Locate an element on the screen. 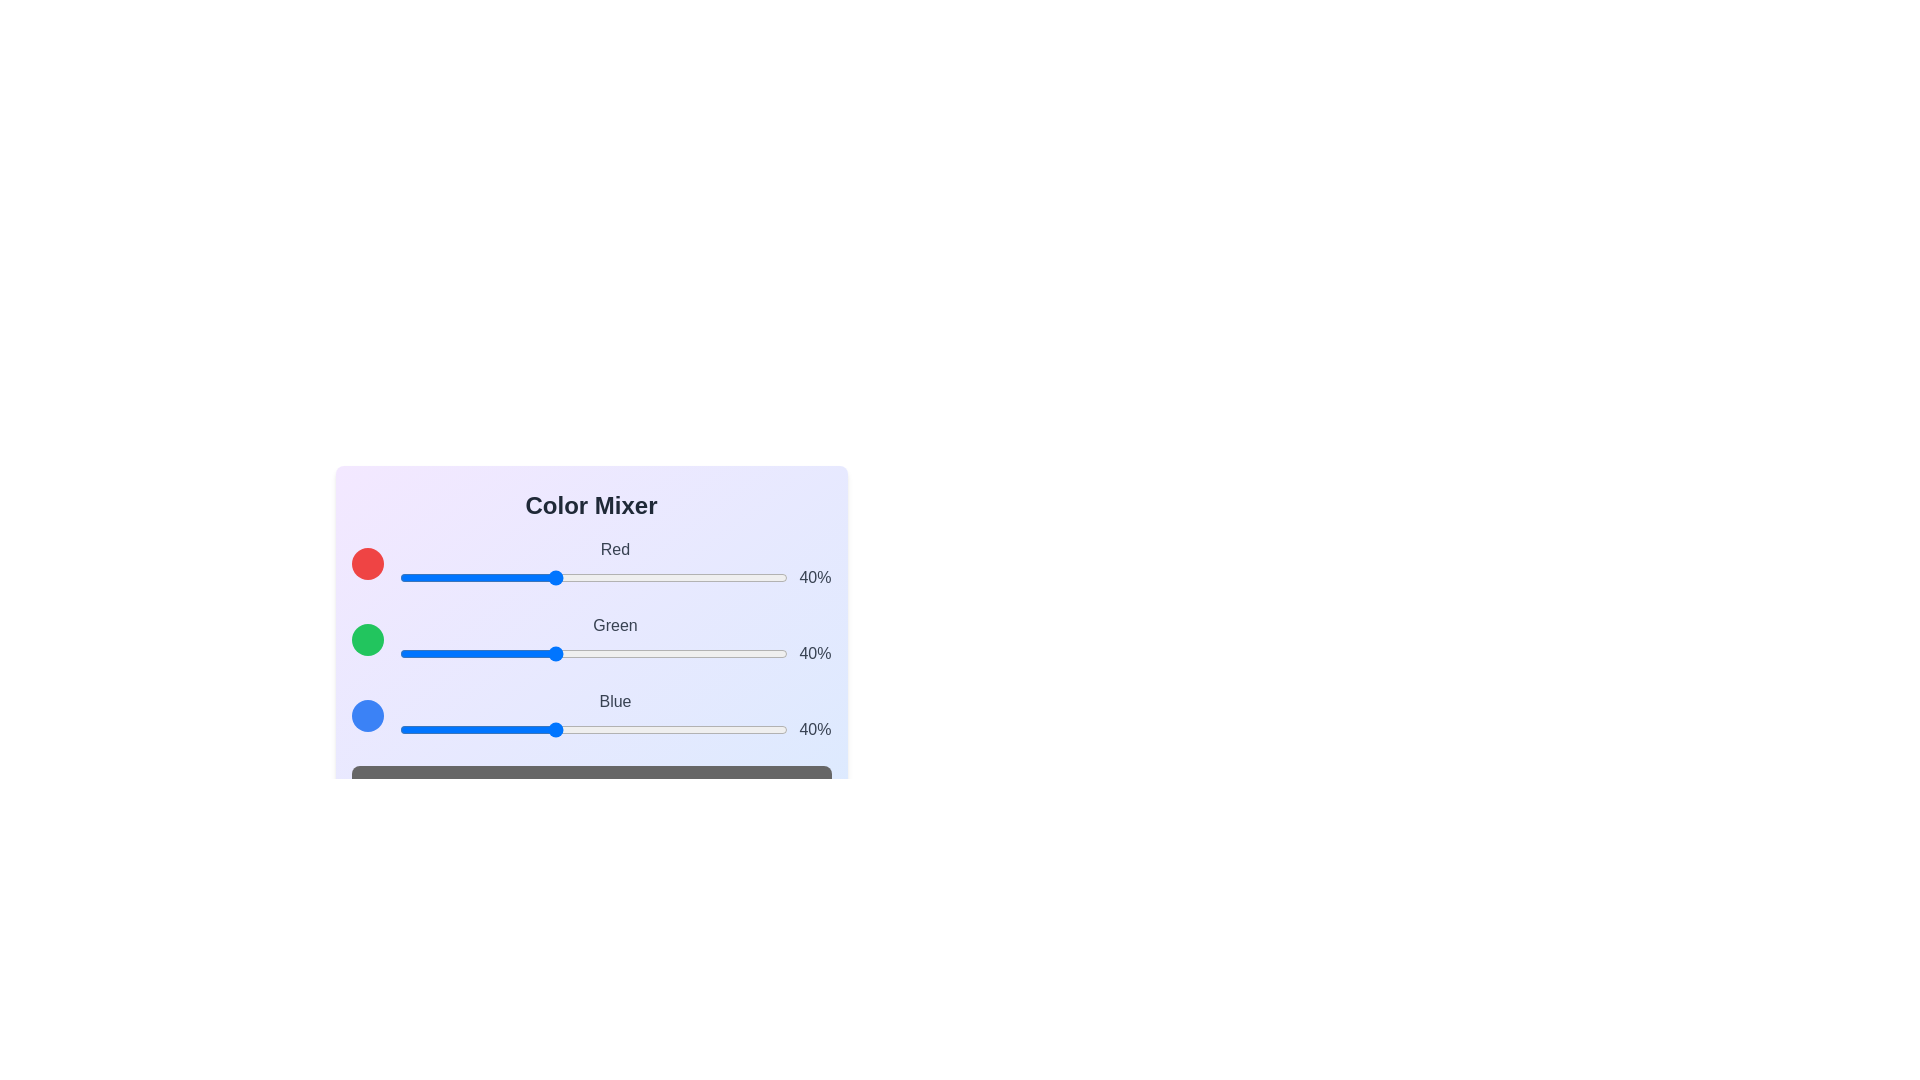  the red color preview circle is located at coordinates (367, 563).